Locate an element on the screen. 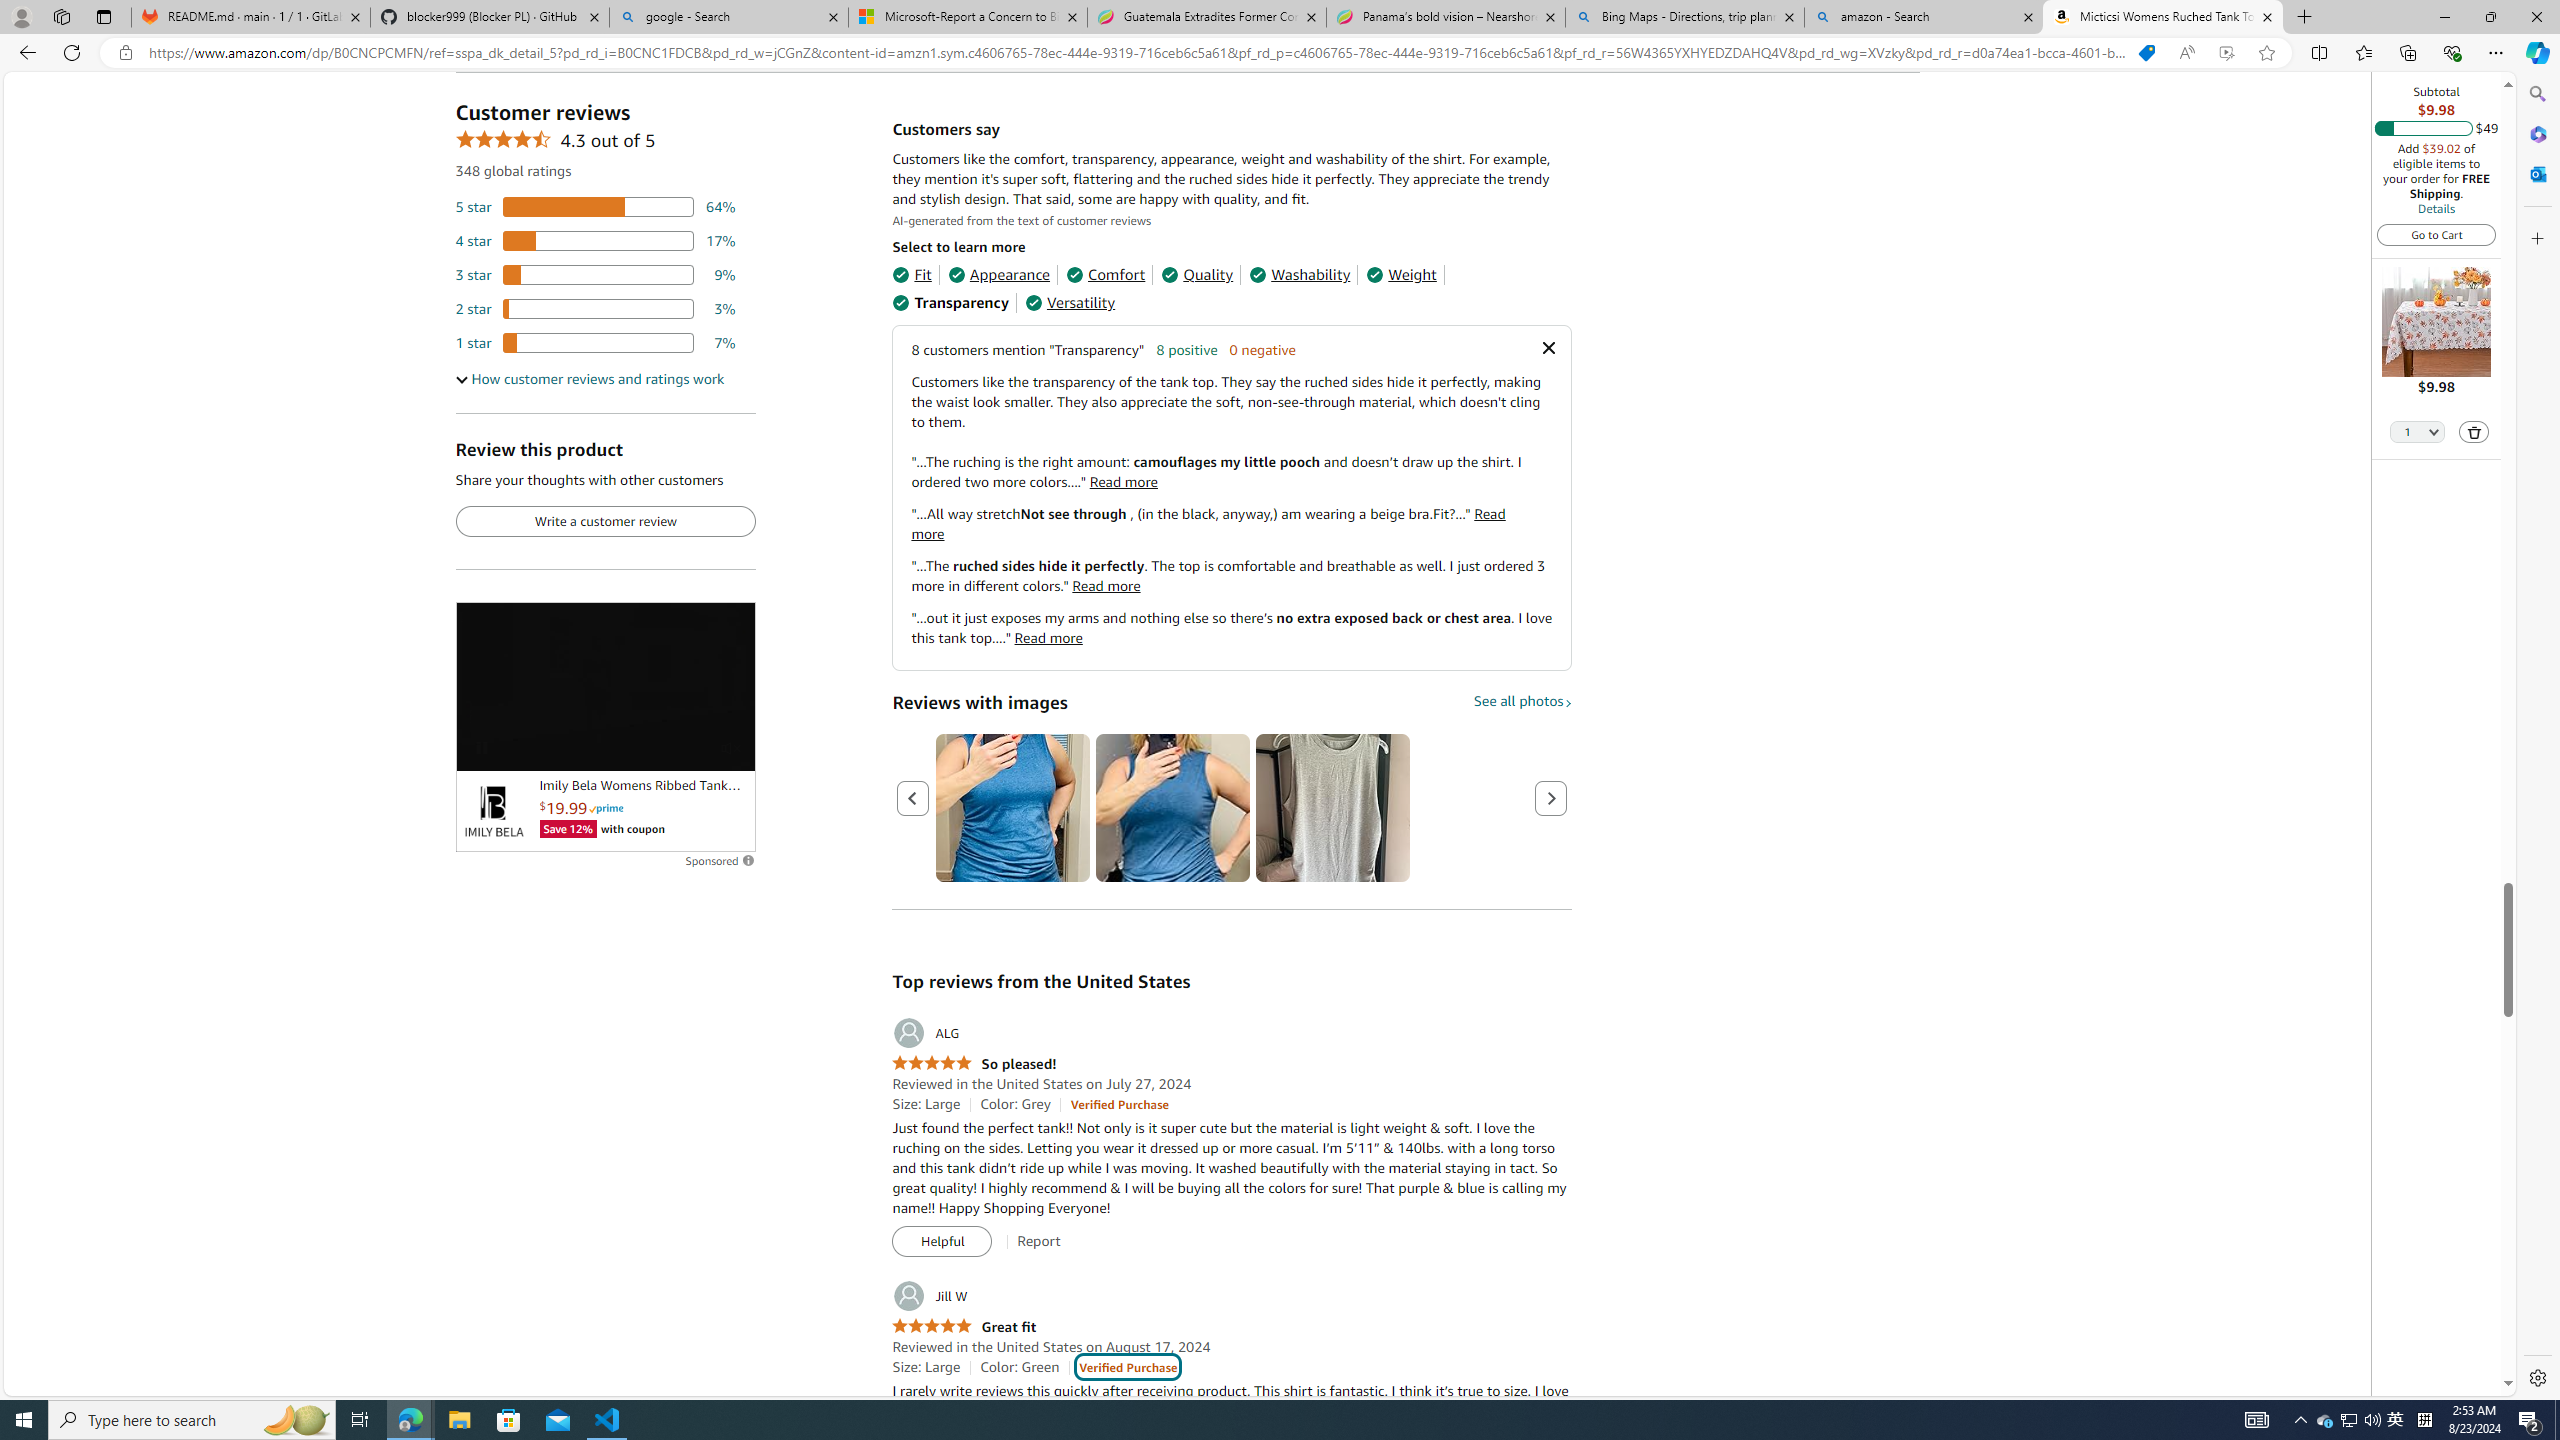 Image resolution: width=2560 pixels, height=1440 pixels. 'Unmute' is located at coordinates (729, 746).